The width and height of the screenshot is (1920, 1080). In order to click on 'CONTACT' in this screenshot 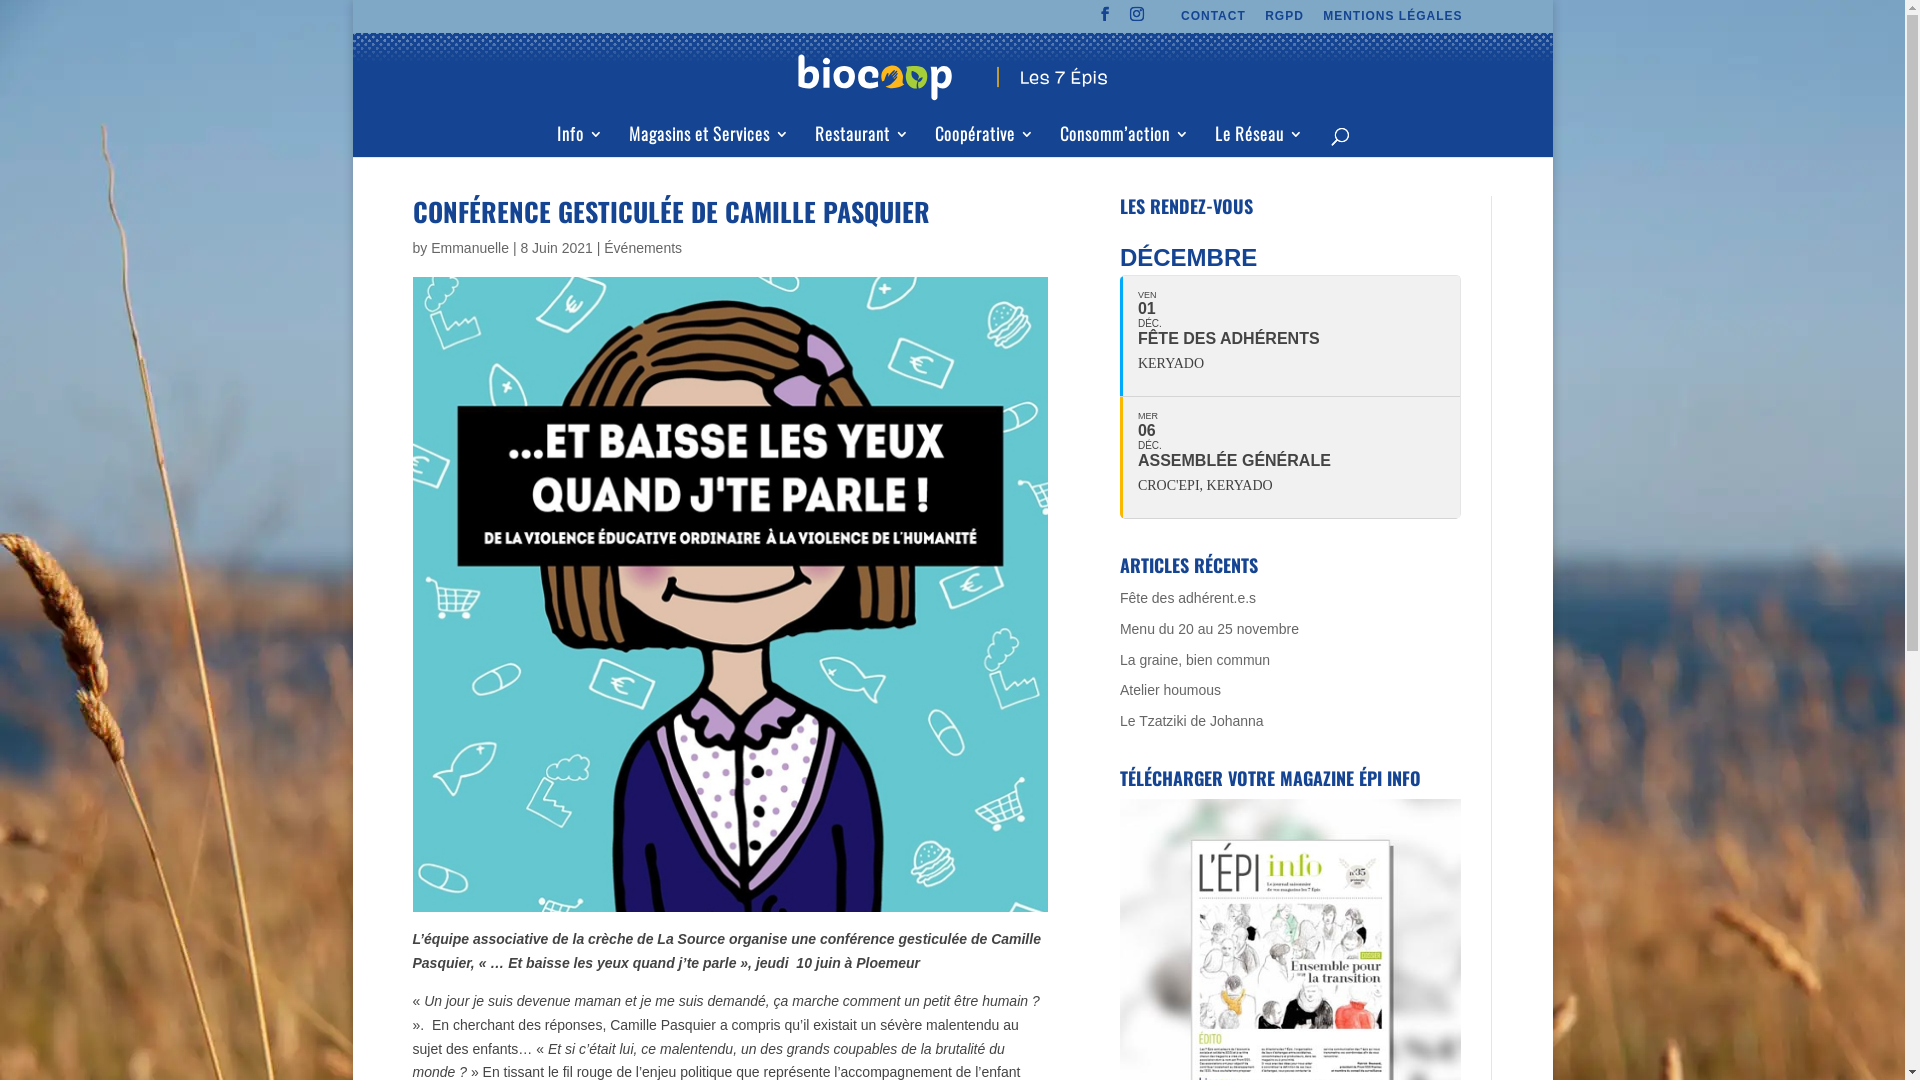, I will do `click(1212, 20)`.